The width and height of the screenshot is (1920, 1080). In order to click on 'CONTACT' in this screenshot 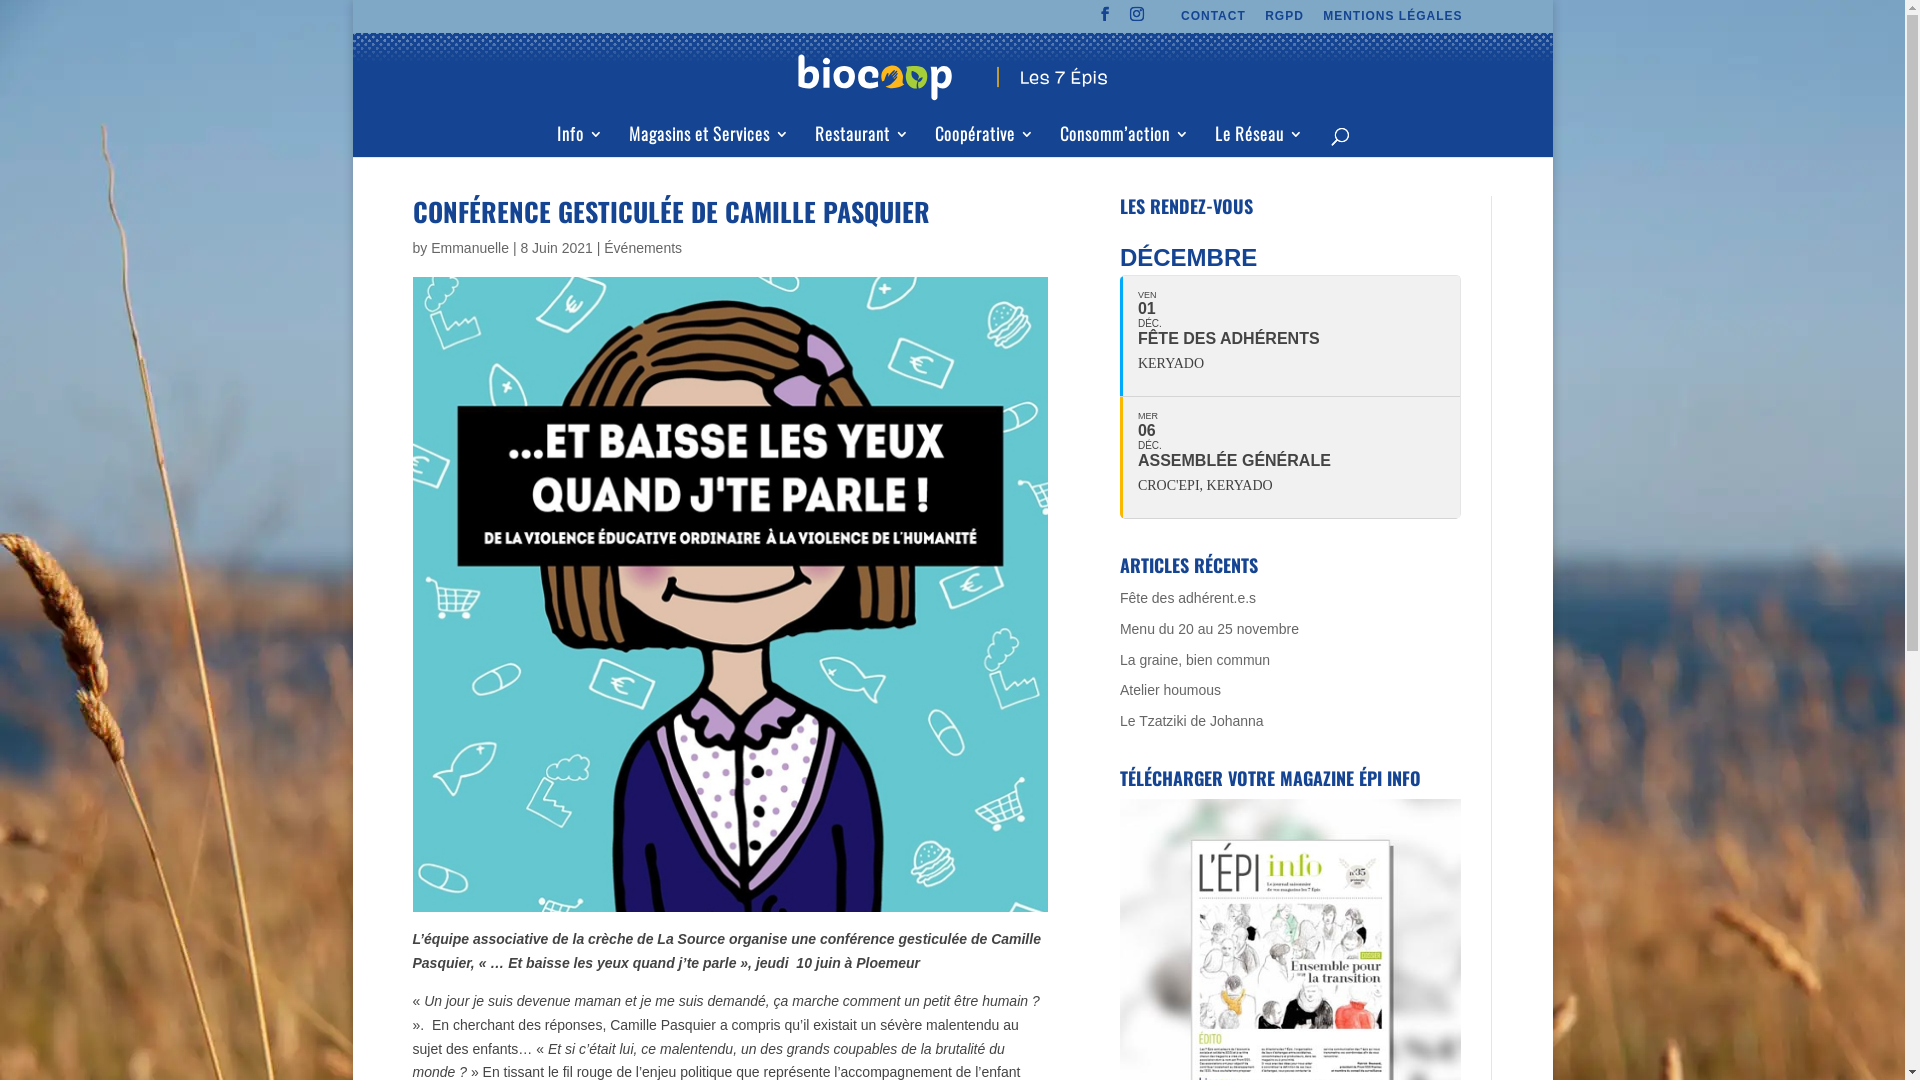, I will do `click(1212, 20)`.